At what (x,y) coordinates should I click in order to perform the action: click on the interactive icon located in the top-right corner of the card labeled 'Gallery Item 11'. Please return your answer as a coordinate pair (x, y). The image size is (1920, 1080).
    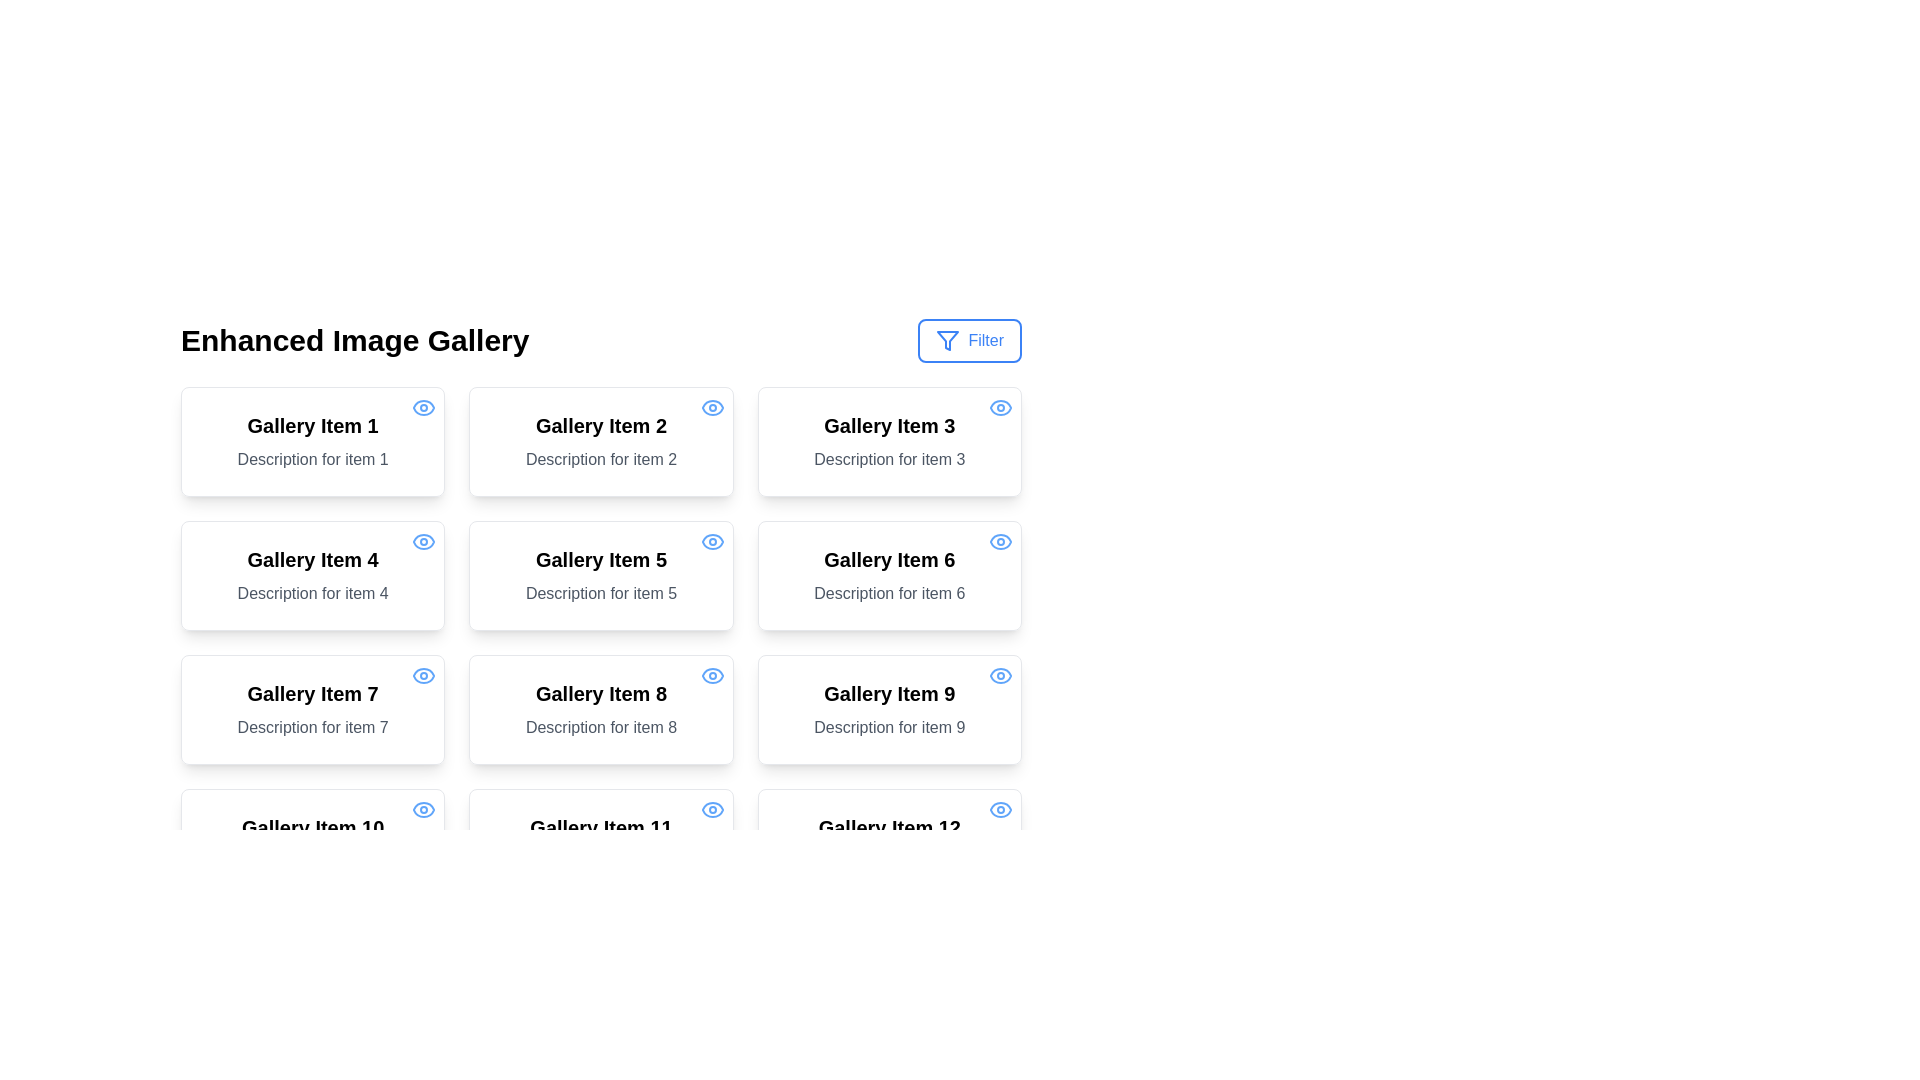
    Looking at the image, I should click on (712, 810).